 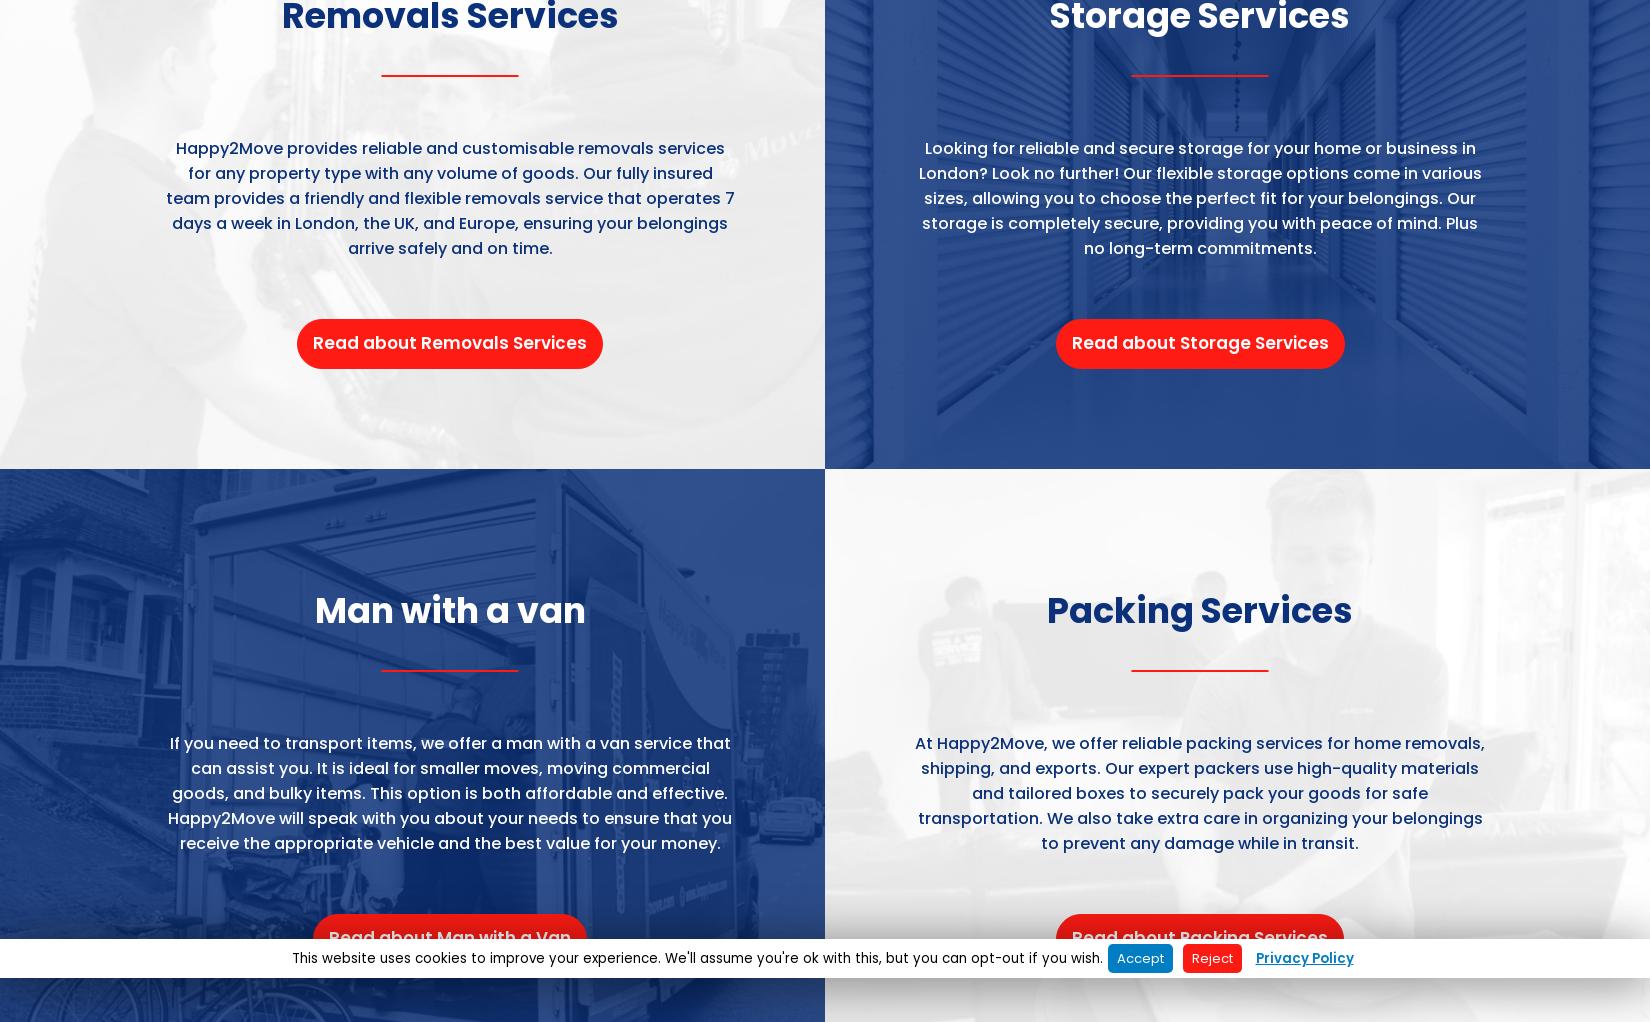 I want to click on 'Read about Removals Services', so click(x=448, y=342).